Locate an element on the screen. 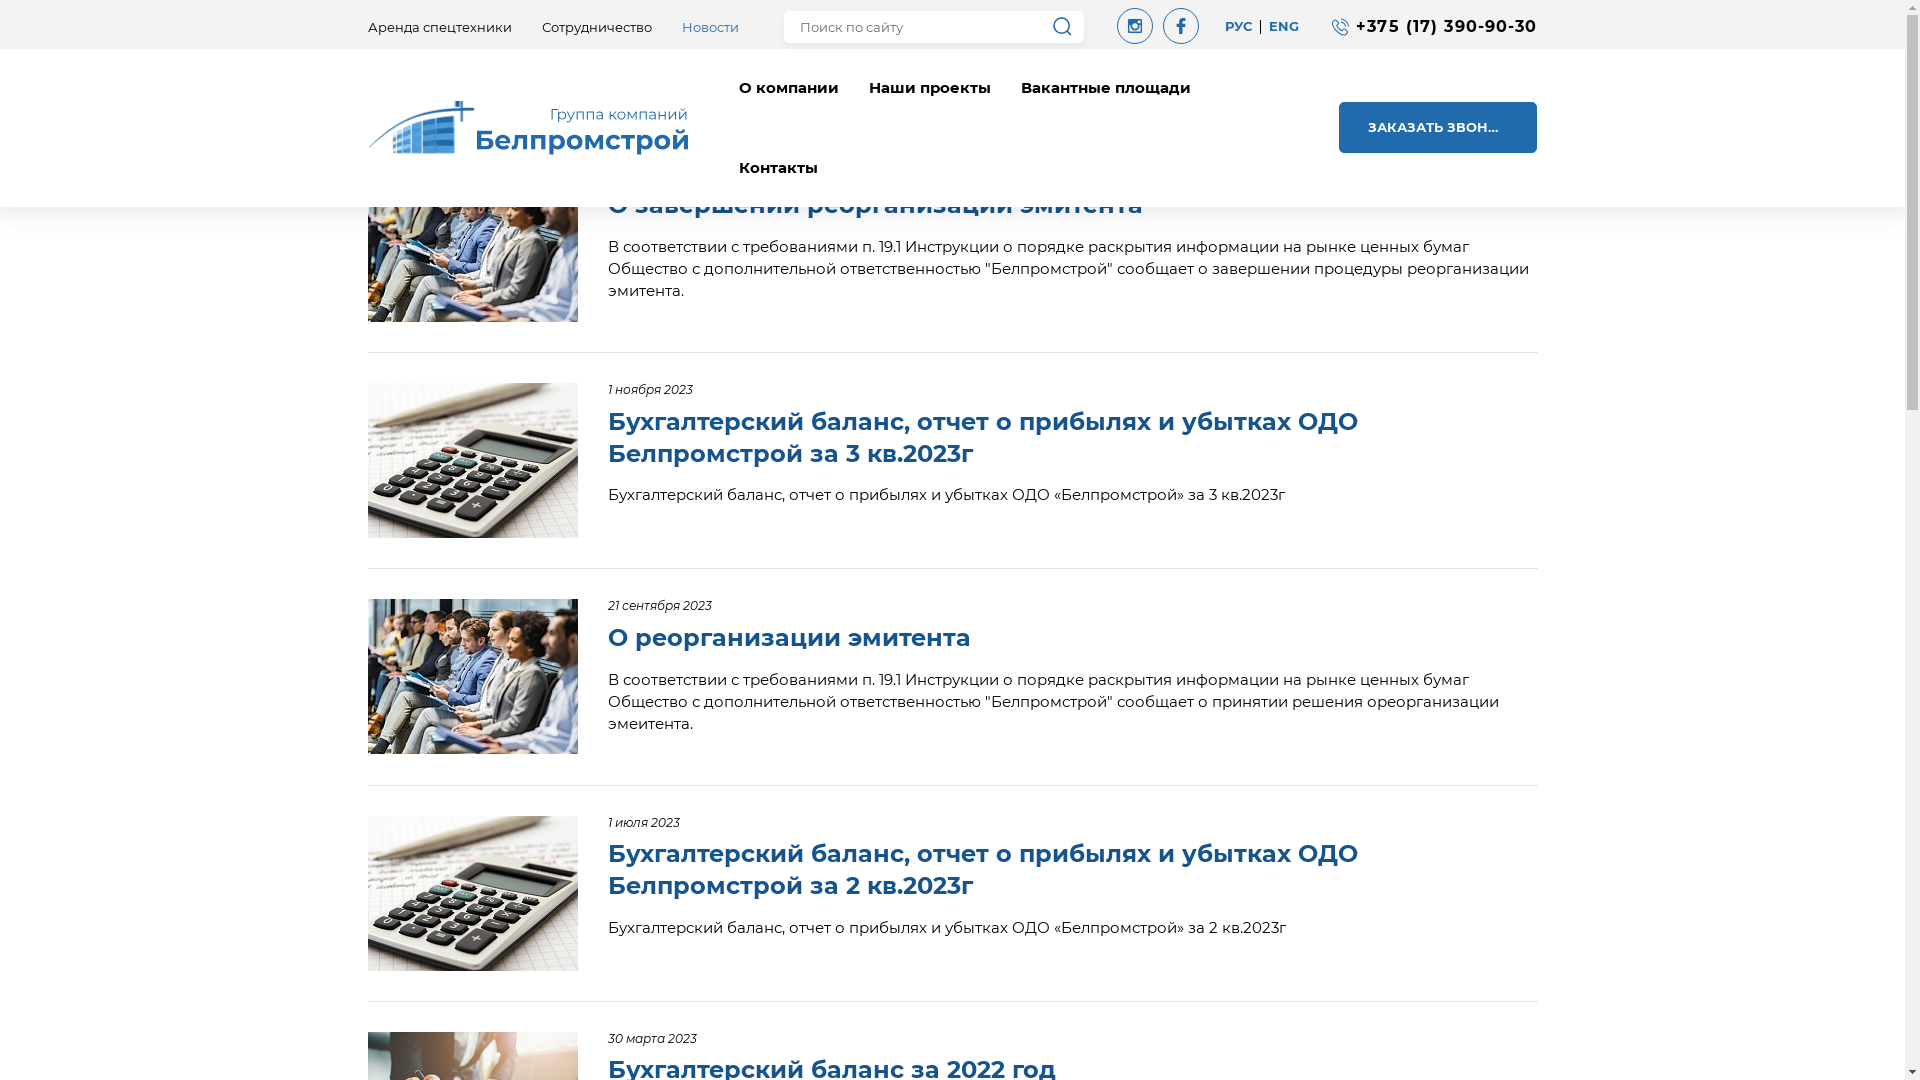  '+375 (17) 390-90-30' is located at coordinates (1446, 26).